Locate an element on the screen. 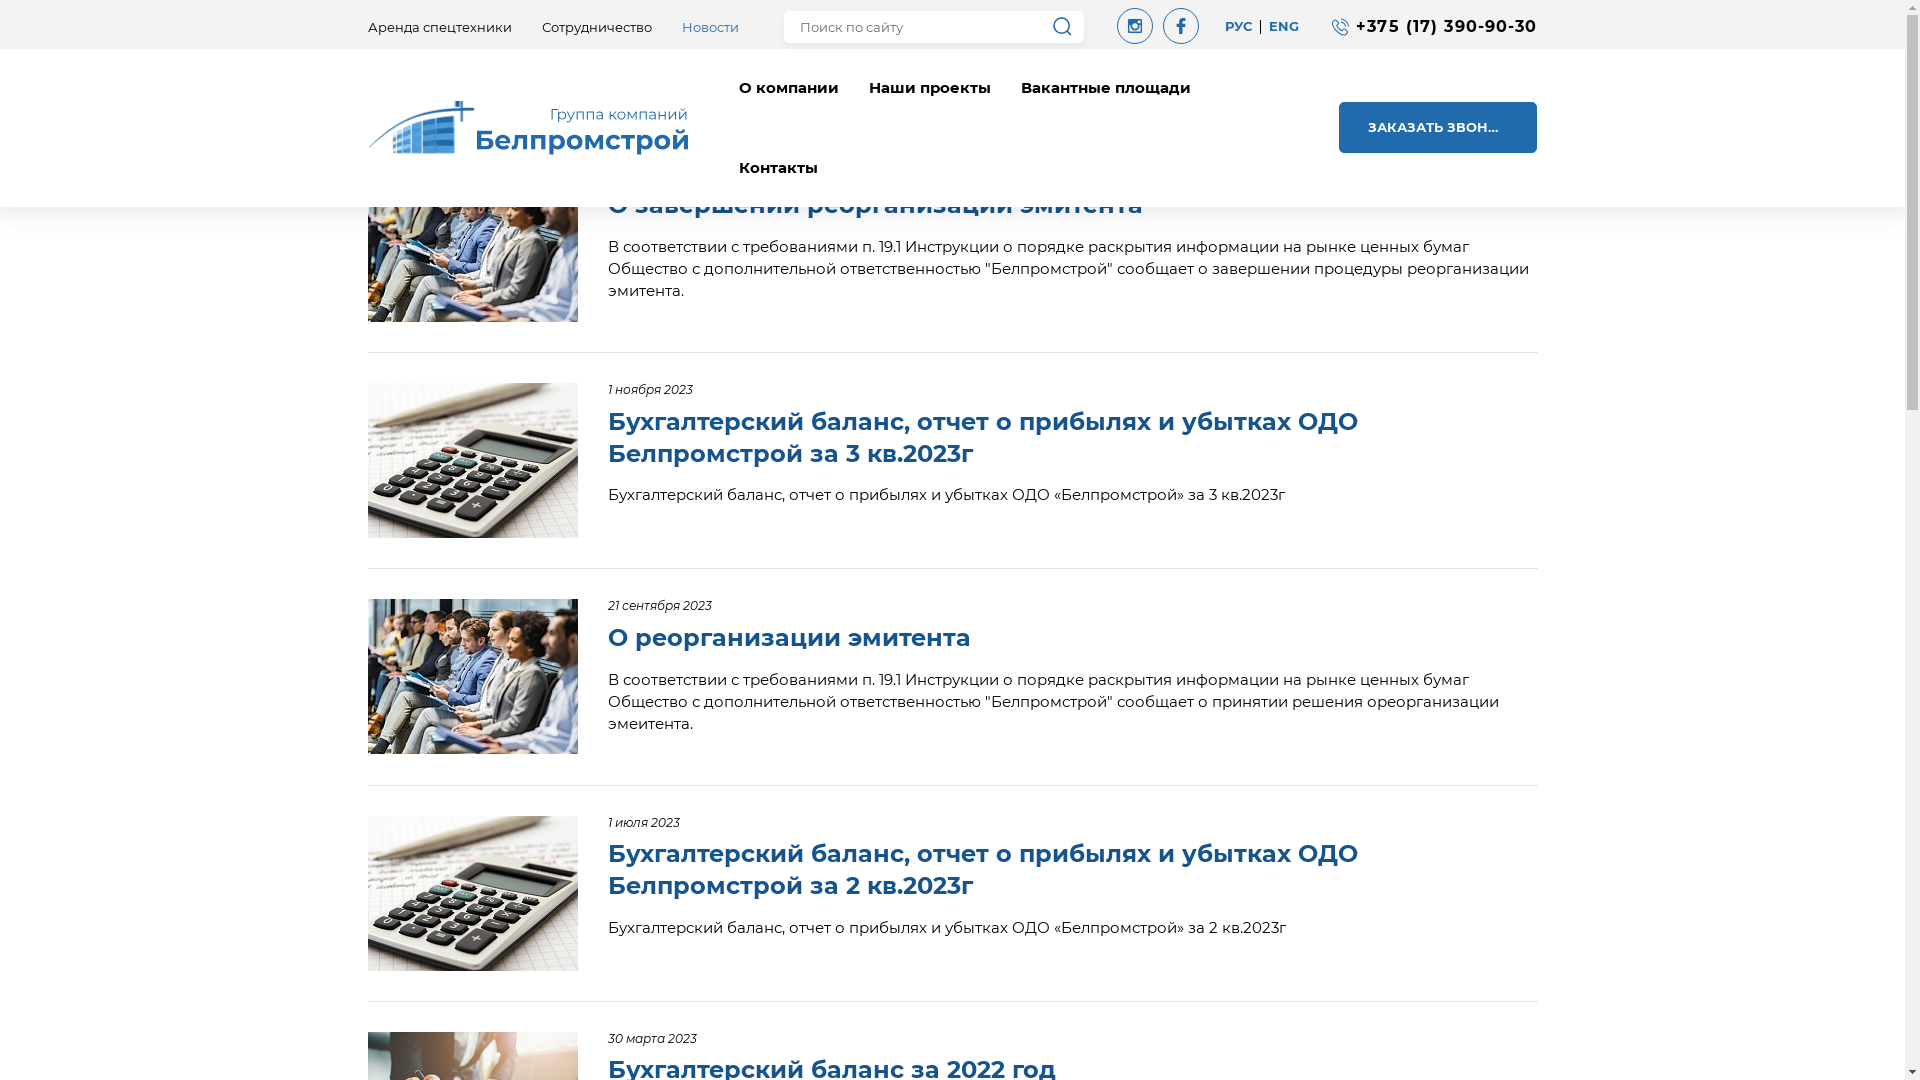  '+375 (17) 390-90-30' is located at coordinates (1446, 26).